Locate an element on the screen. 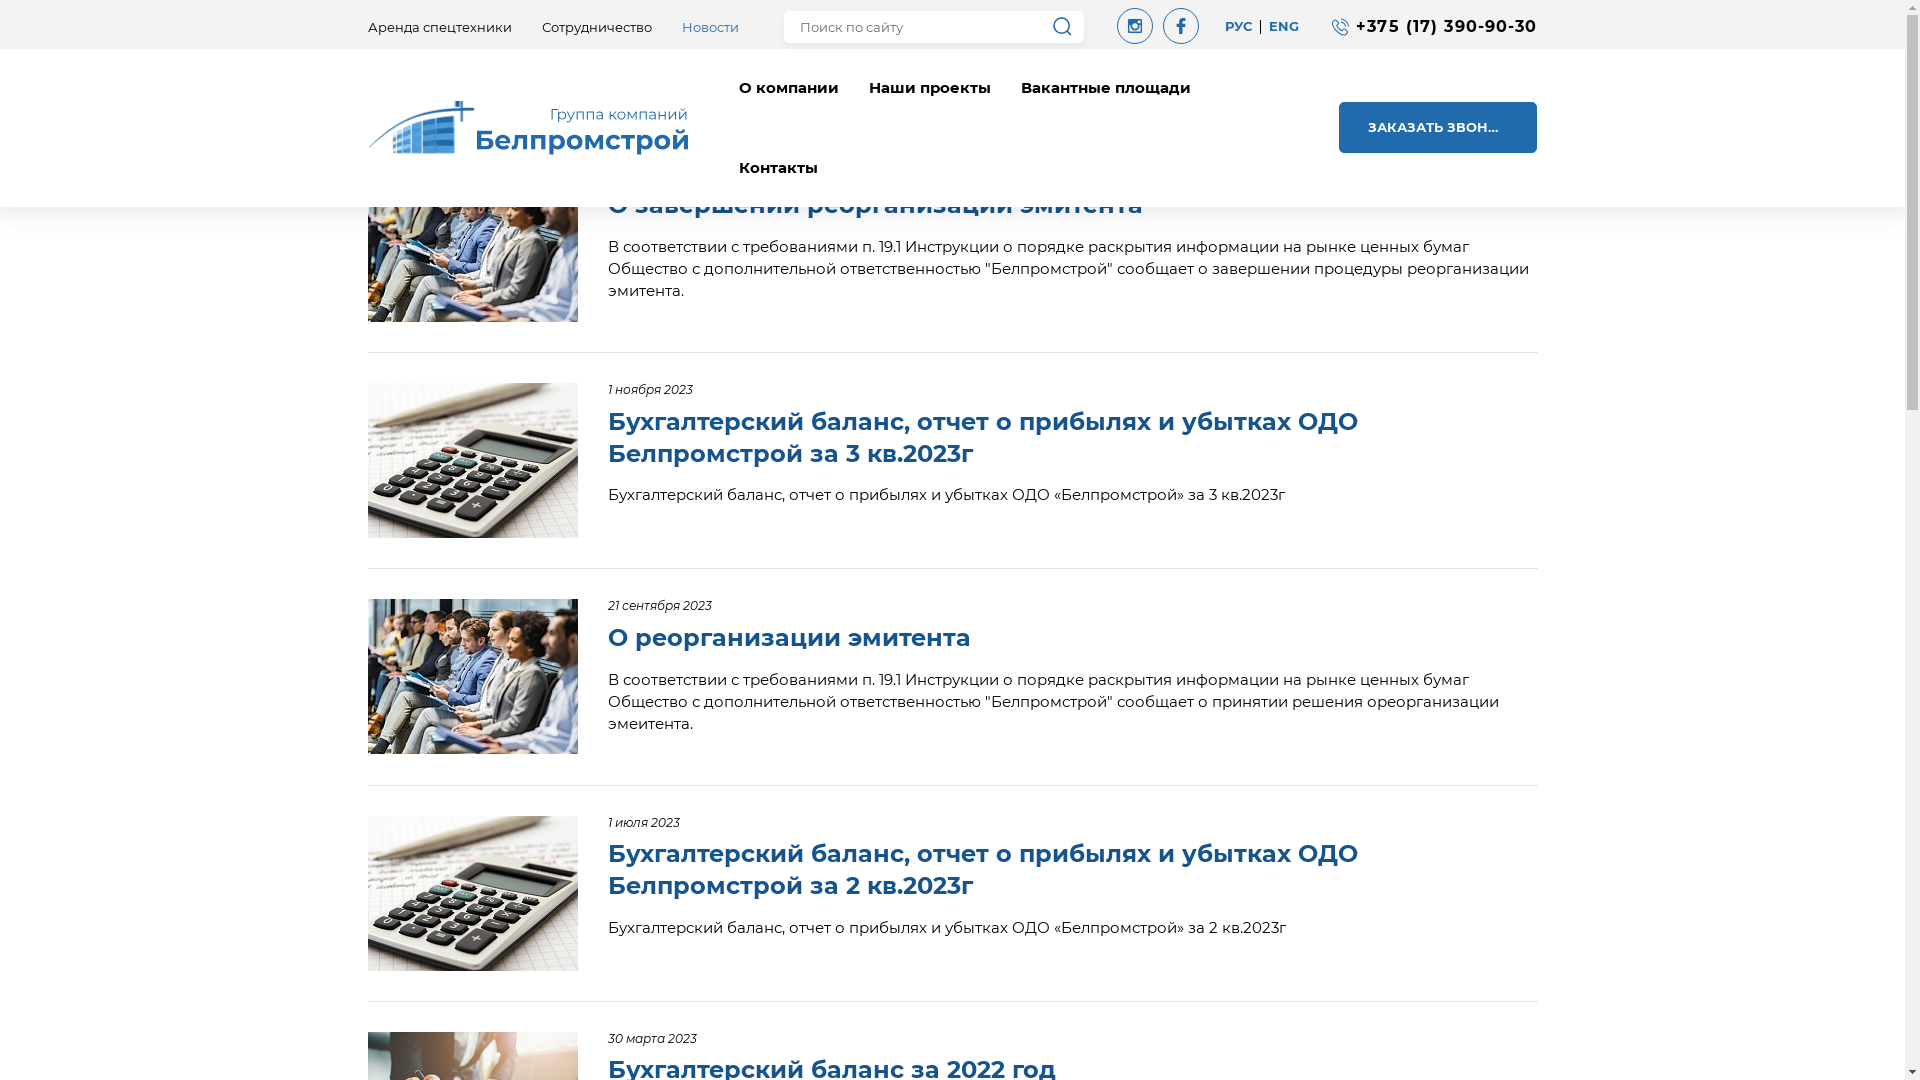  '+375 (17) 390-90-30' is located at coordinates (1446, 26).